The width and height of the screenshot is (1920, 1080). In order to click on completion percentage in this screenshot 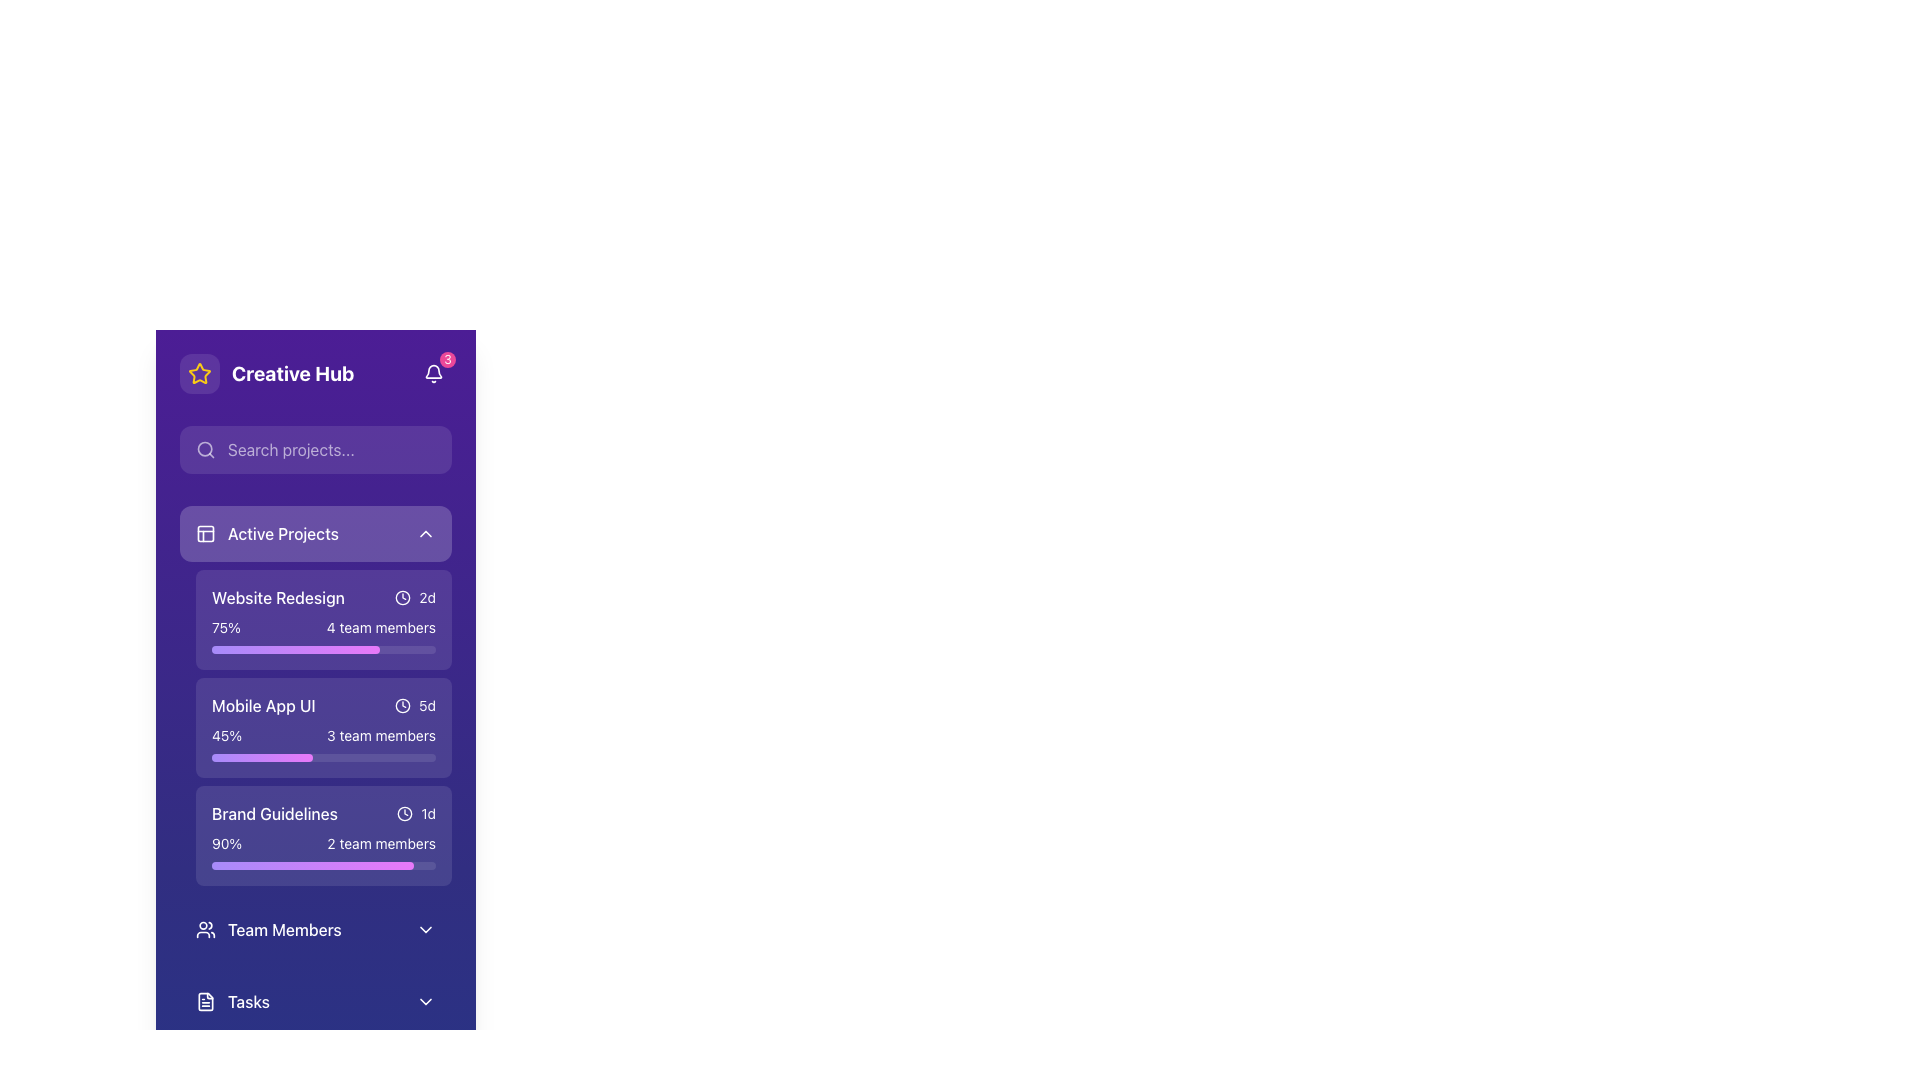, I will do `click(216, 650)`.